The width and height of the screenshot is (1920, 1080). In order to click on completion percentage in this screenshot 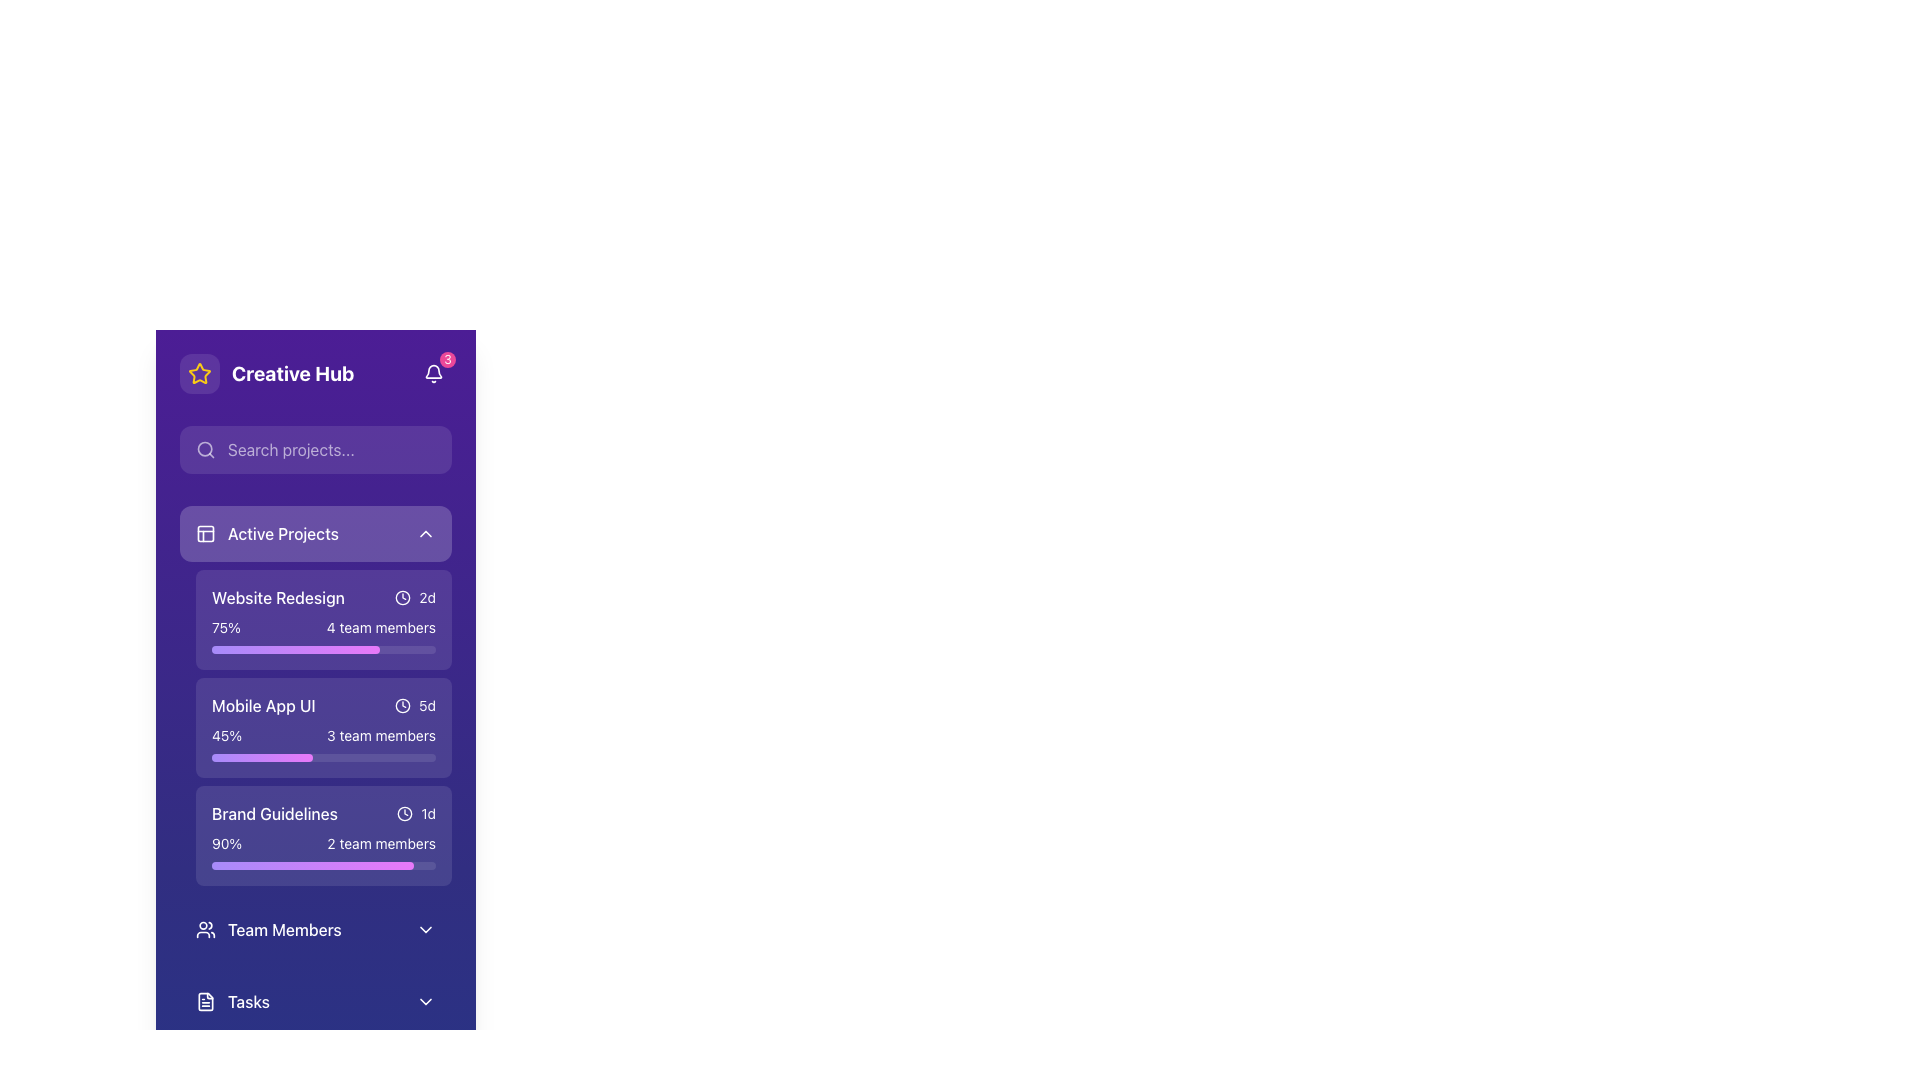, I will do `click(216, 650)`.